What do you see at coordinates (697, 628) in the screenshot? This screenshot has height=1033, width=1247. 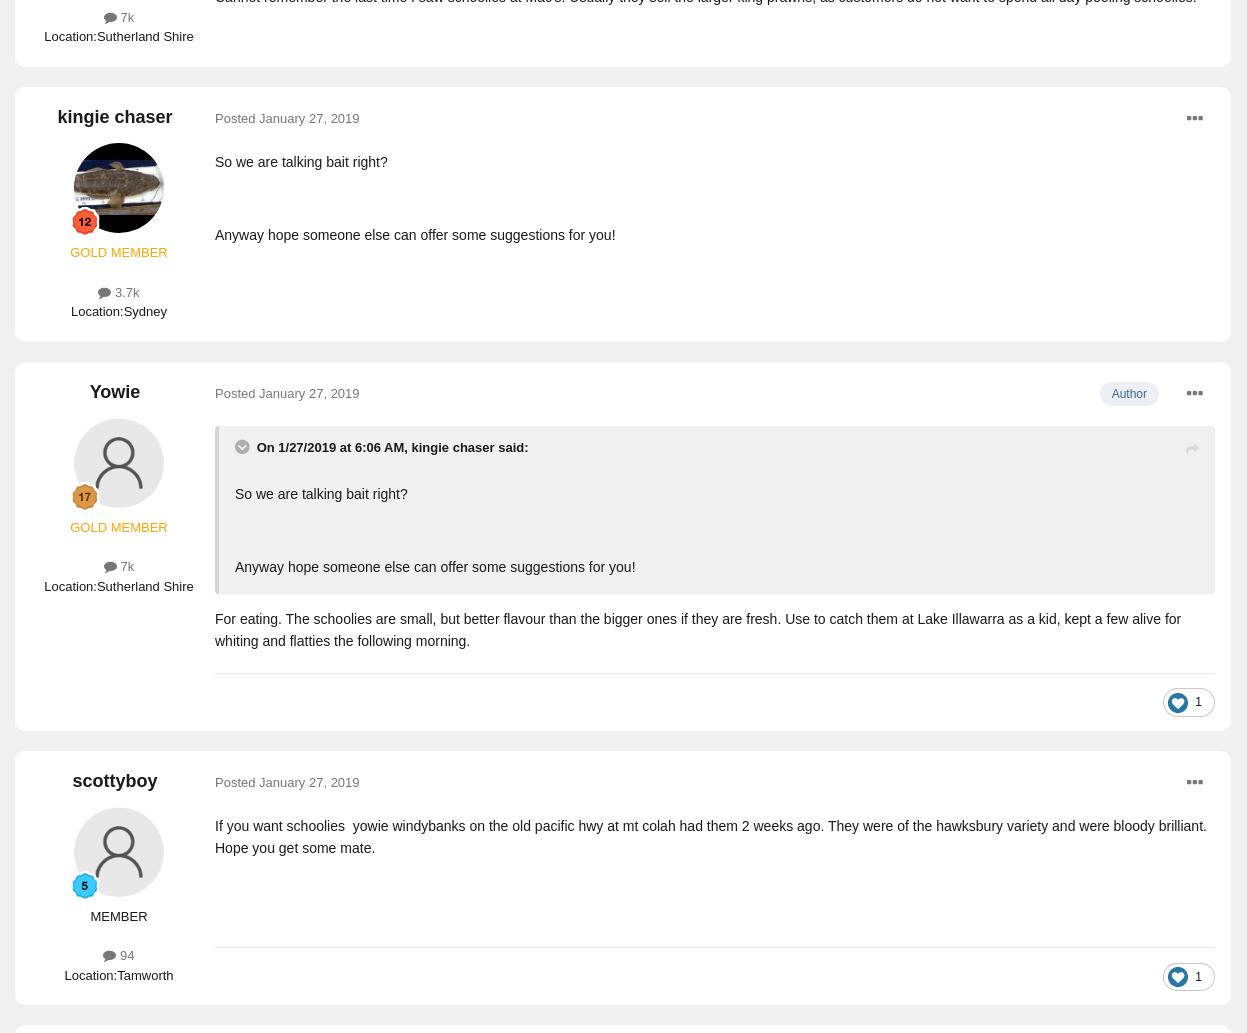 I see `'For eating. The schoolies are small, but better flavour than the bigger ones if they are fresh. Use to catch them at Lake Illawarra as a kid, kept a few alive for whiting and flatties the following morning.'` at bounding box center [697, 628].